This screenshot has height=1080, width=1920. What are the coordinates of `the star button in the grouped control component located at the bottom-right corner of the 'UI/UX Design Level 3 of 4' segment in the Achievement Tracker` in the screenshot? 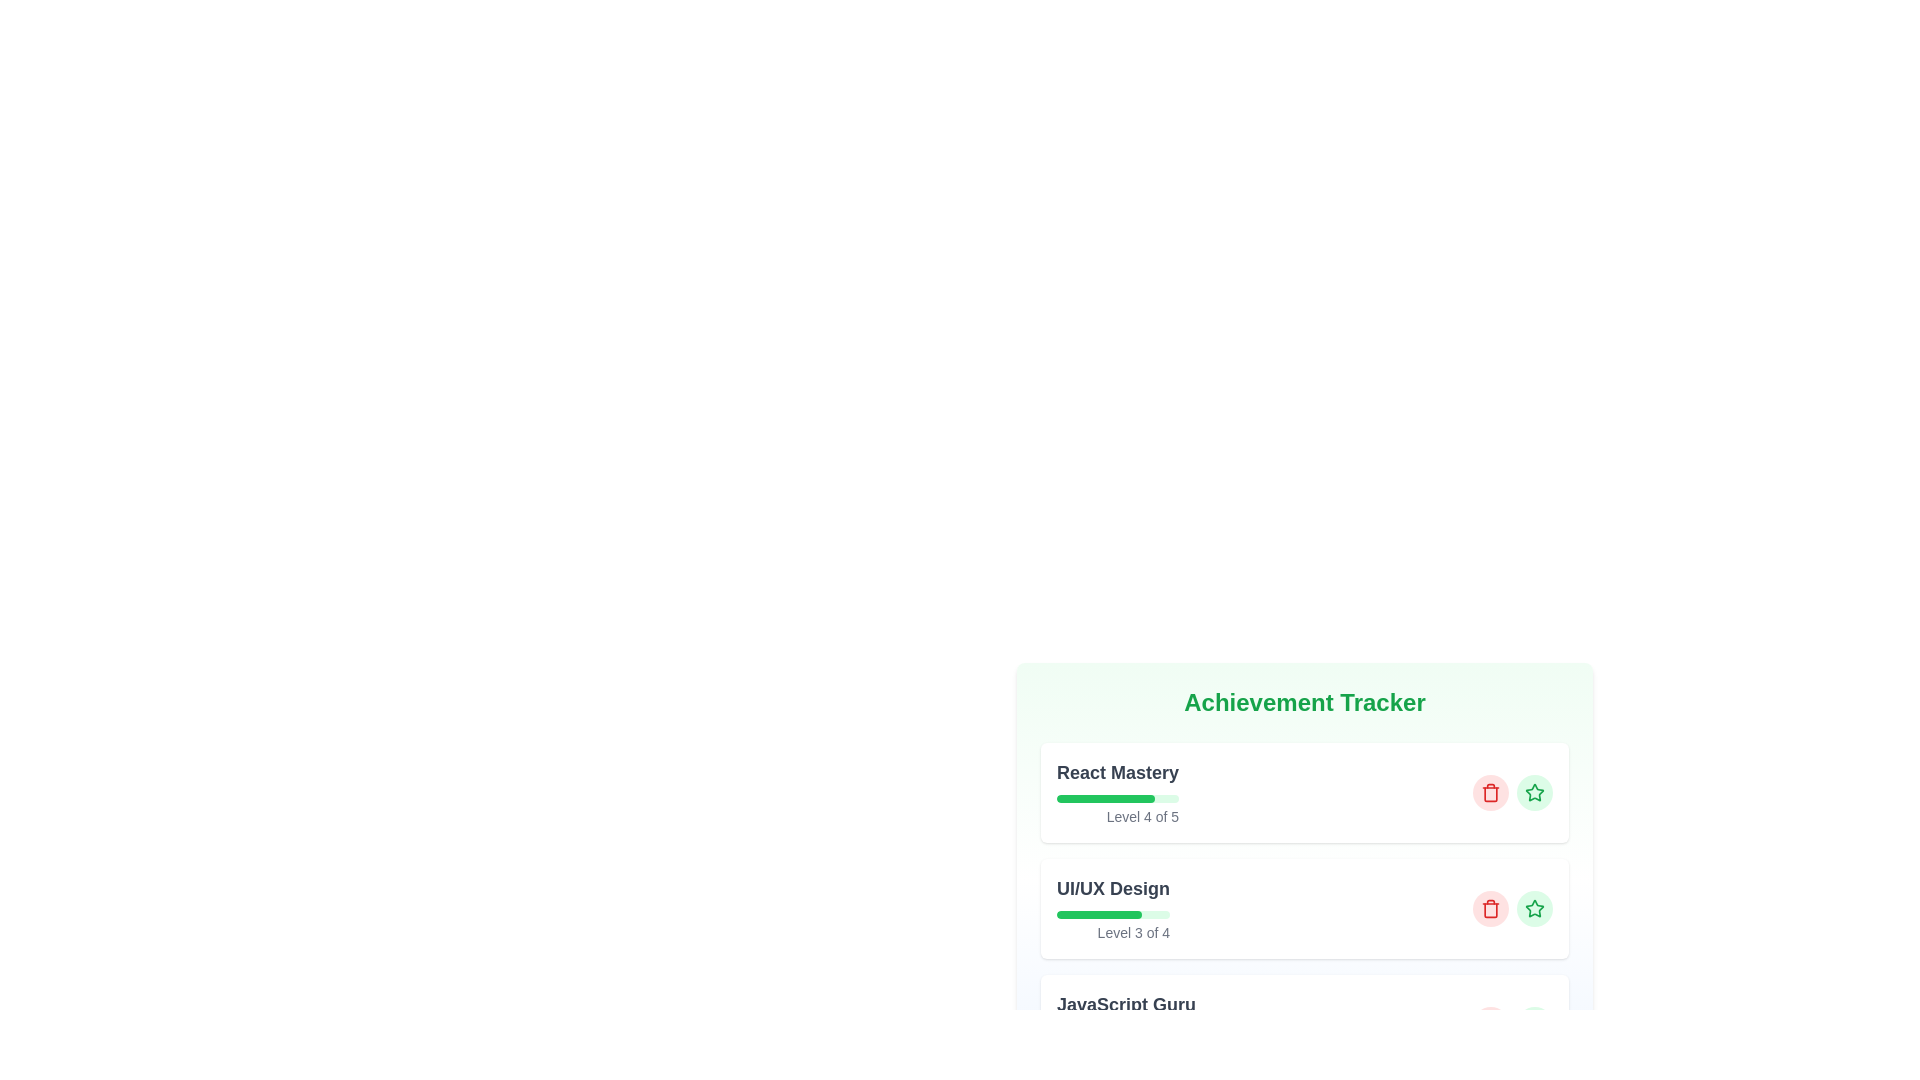 It's located at (1512, 909).